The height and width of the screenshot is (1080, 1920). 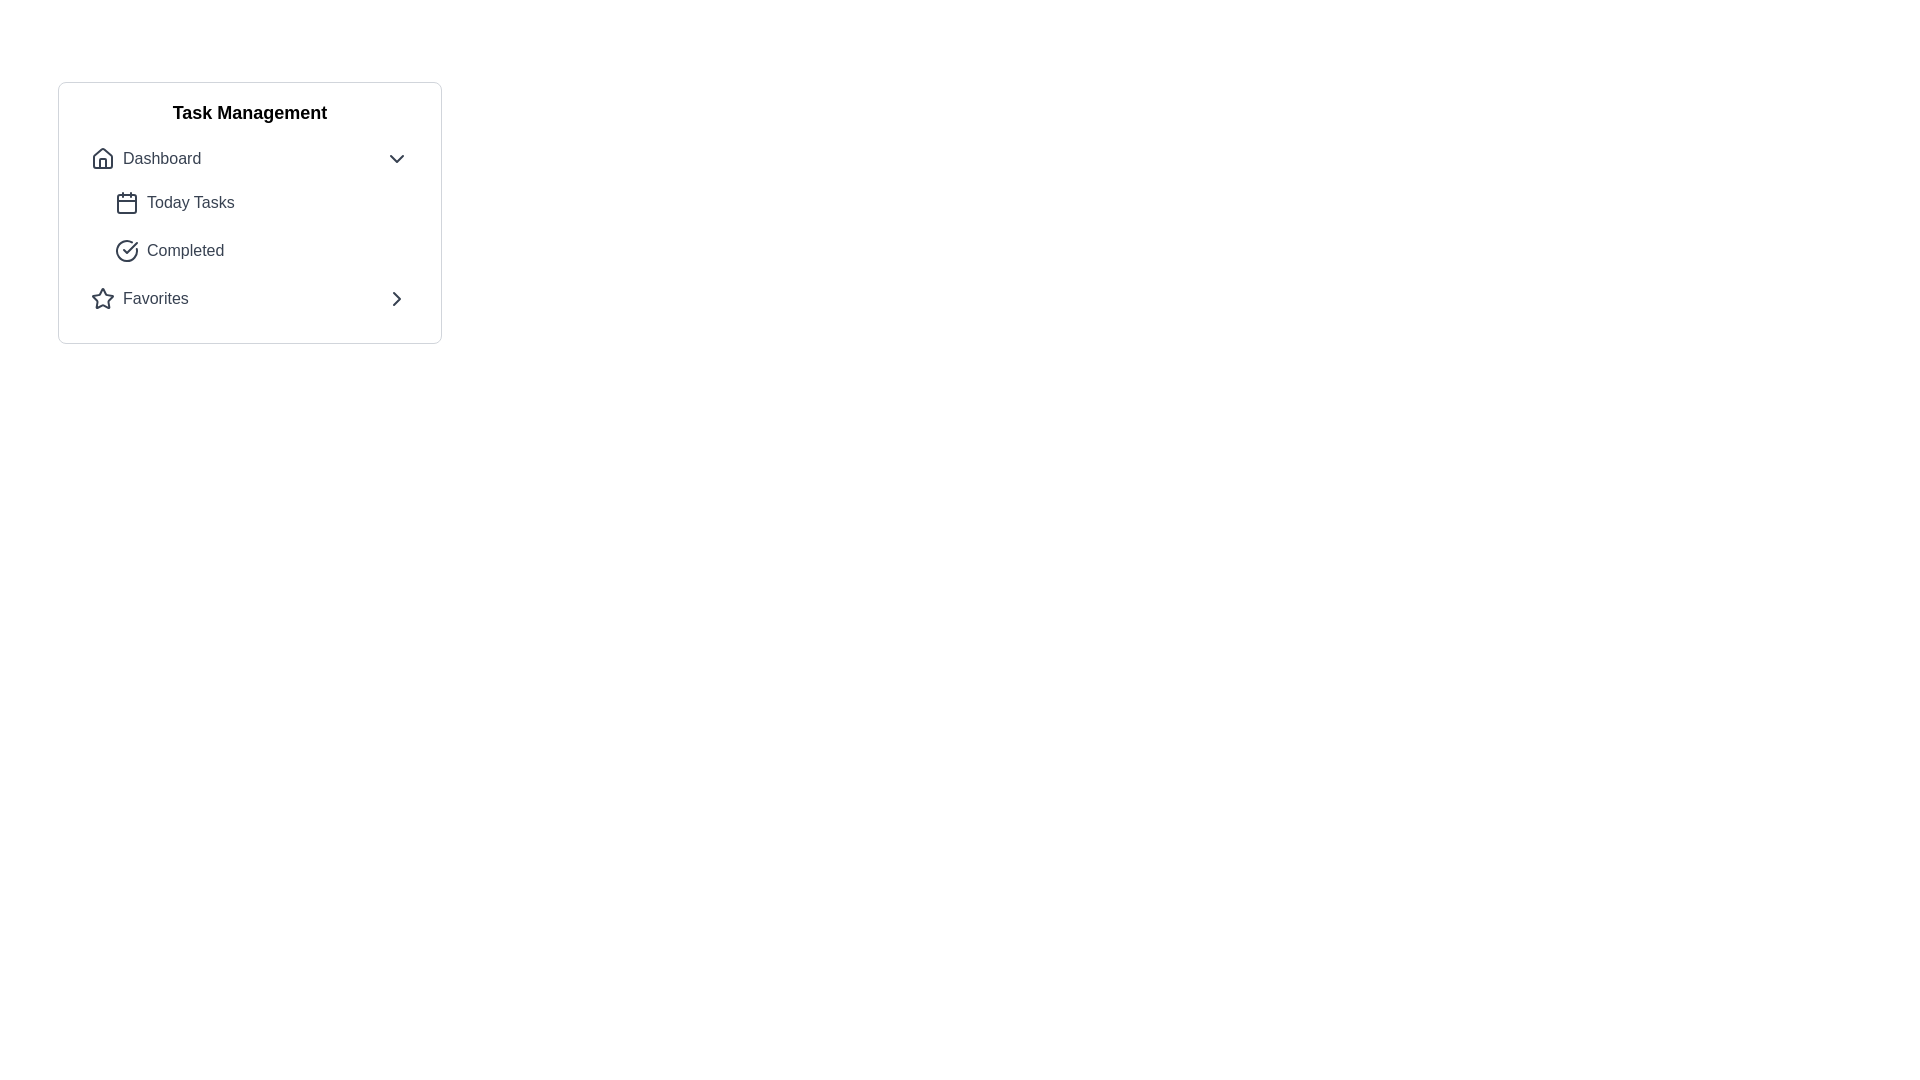 I want to click on the second menu item in the navigation panel, so click(x=248, y=204).